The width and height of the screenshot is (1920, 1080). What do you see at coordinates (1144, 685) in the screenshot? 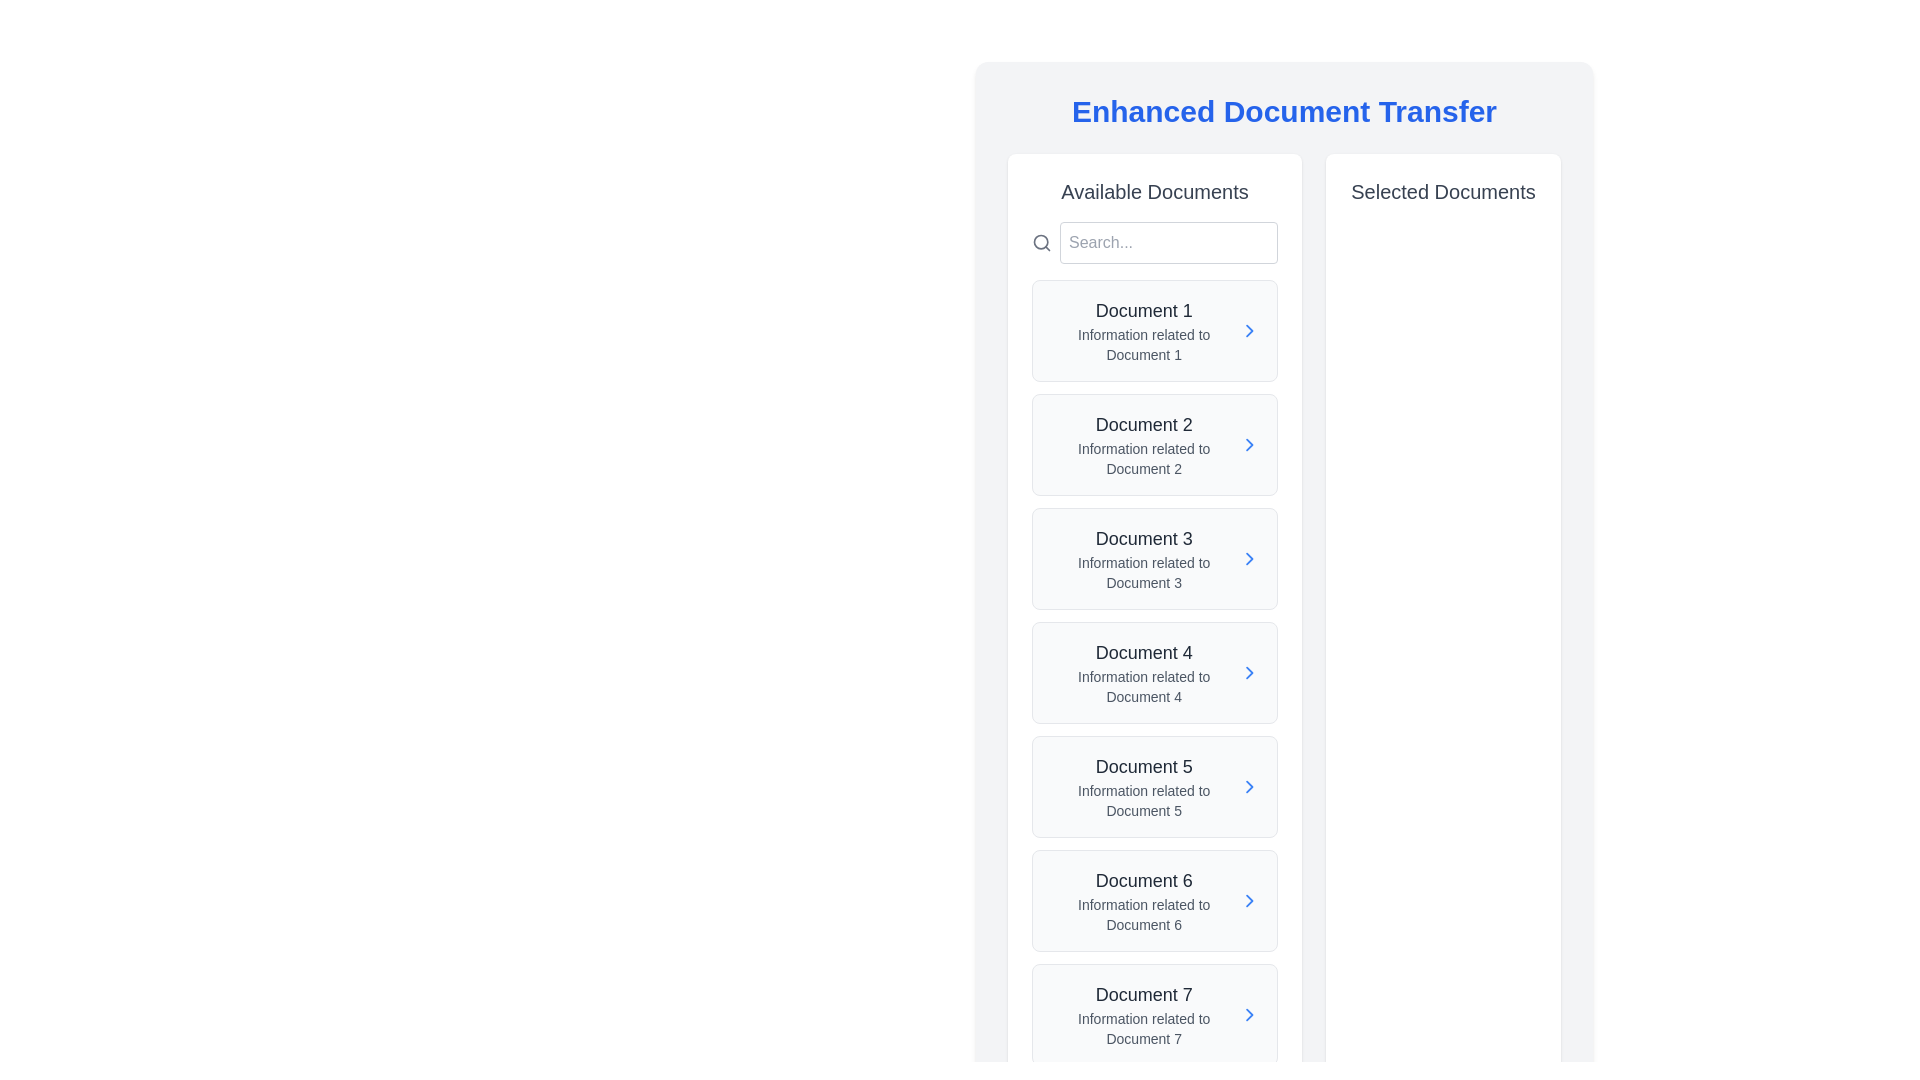
I see `the static text label displaying 'Information related to Document 4', which is located below the title 'Document 4' in the 'Available Documents' section` at bounding box center [1144, 685].